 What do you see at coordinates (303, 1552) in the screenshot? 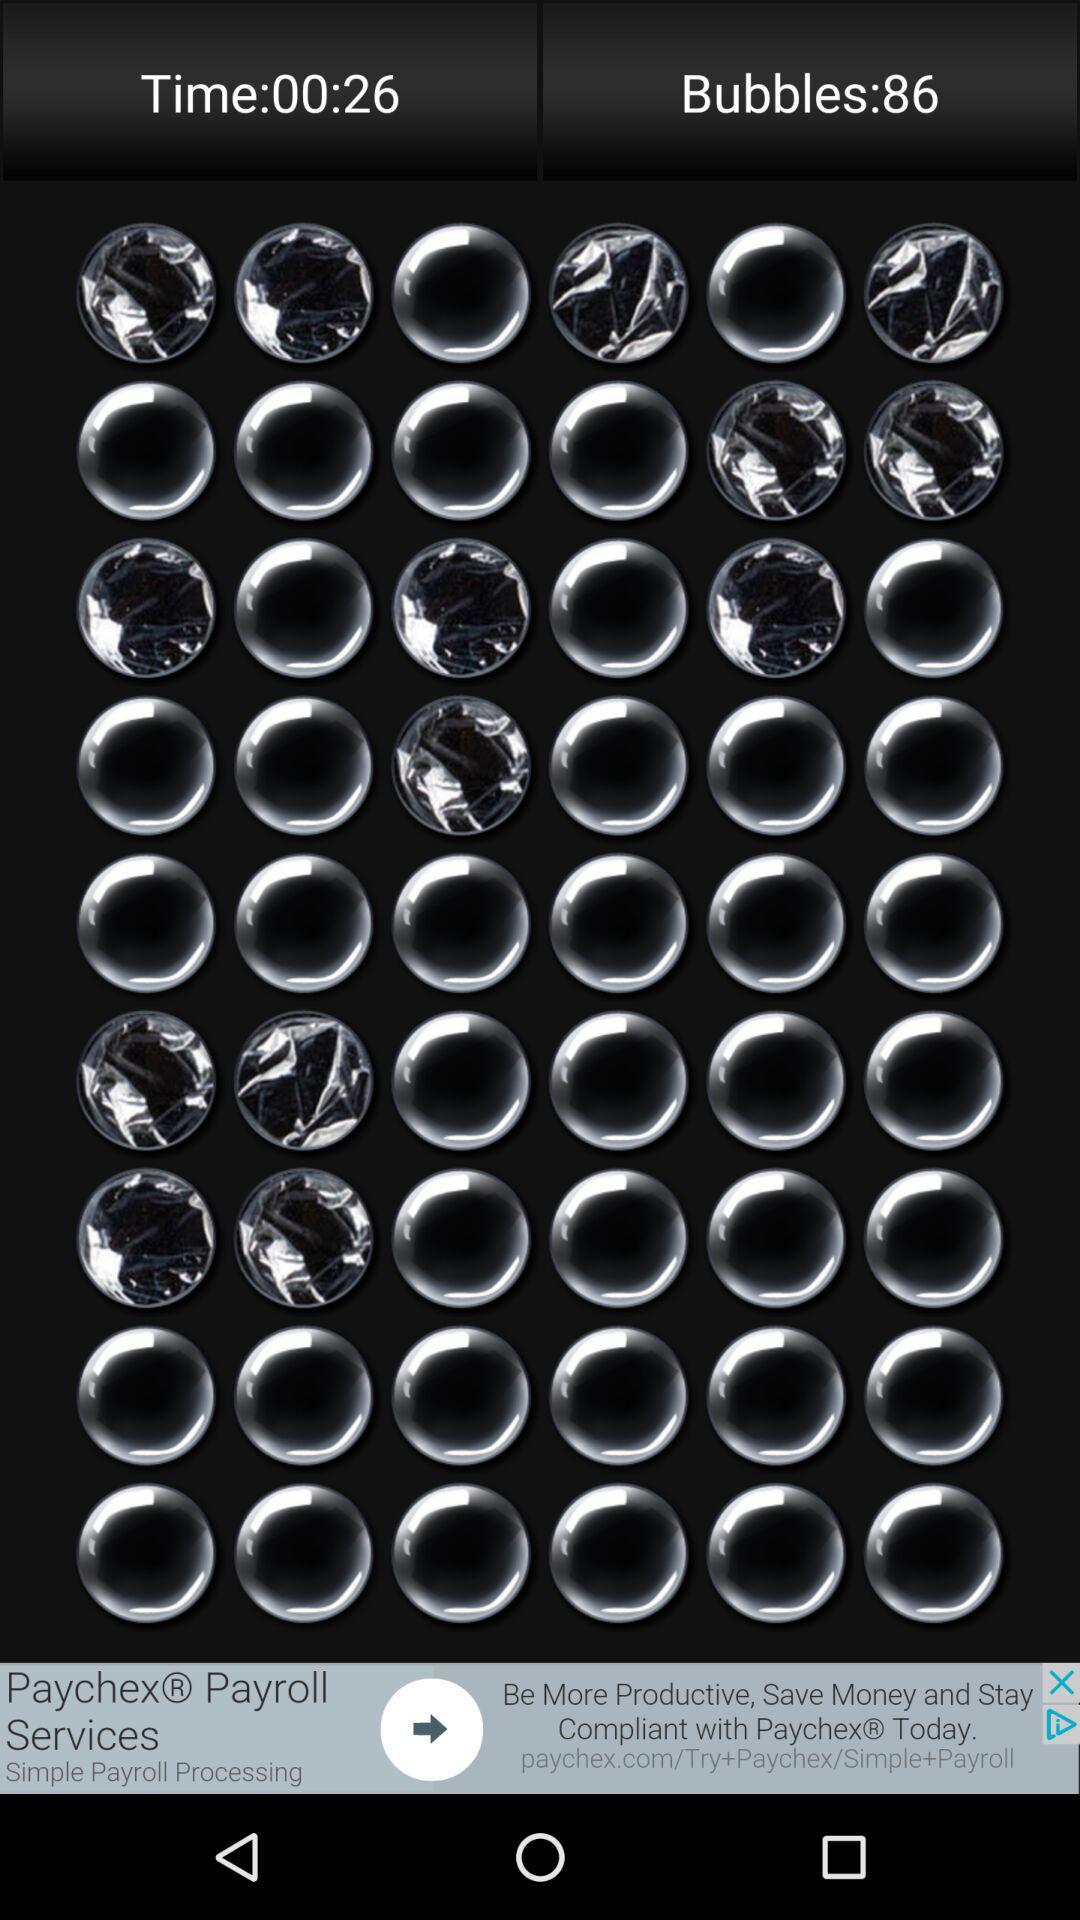
I see `pop bubble` at bounding box center [303, 1552].